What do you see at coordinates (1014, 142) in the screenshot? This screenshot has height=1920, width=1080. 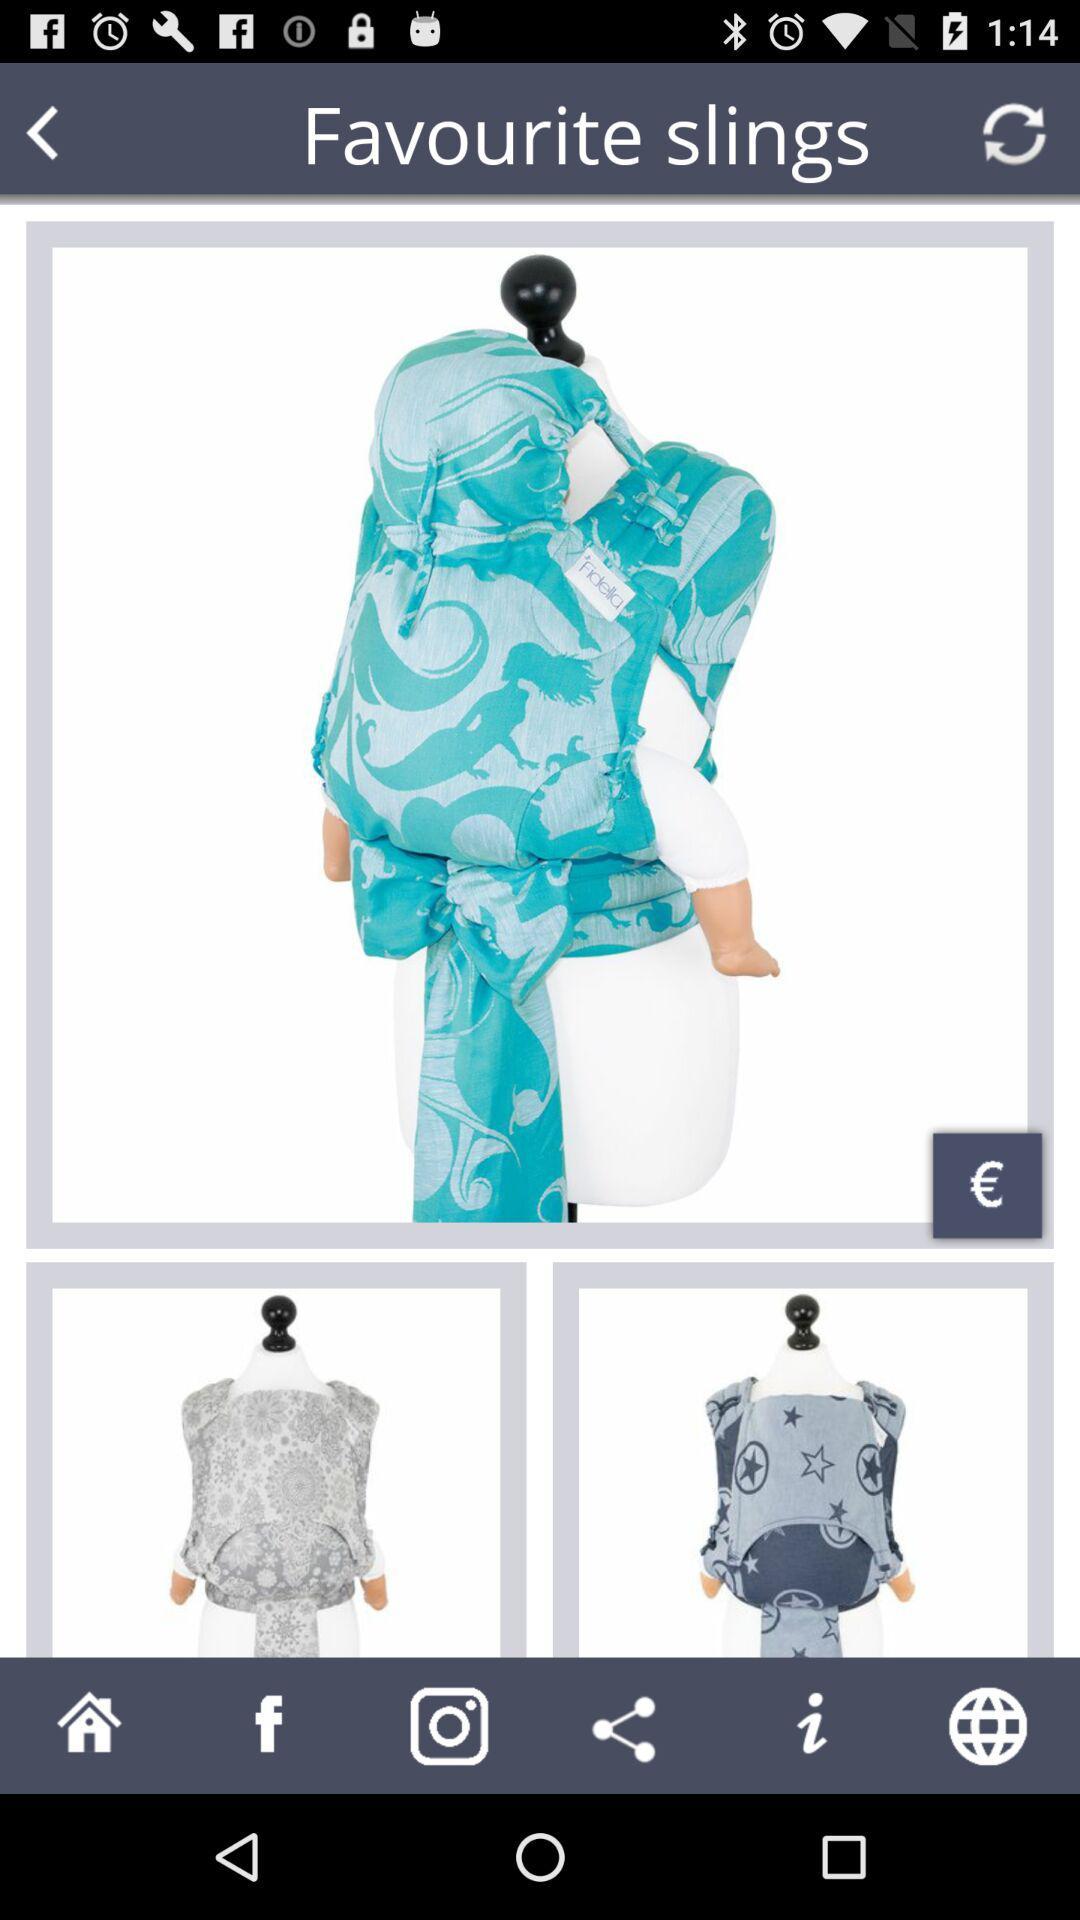 I see `the refresh icon` at bounding box center [1014, 142].